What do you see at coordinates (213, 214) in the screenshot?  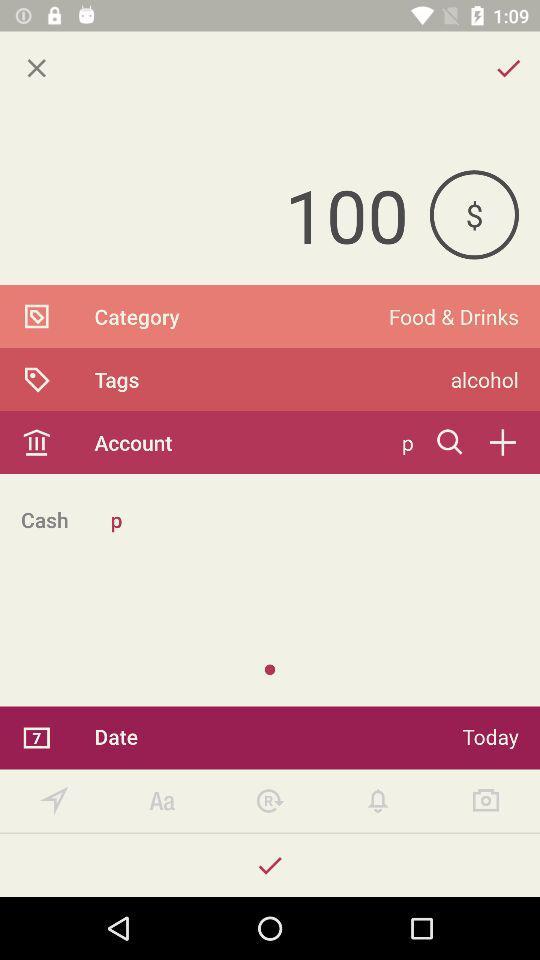 I see `100` at bounding box center [213, 214].